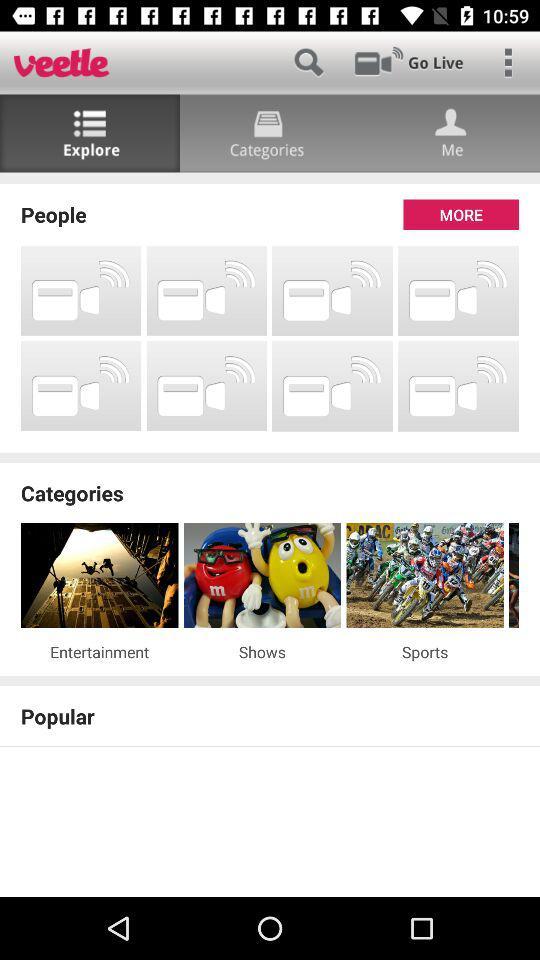  I want to click on app next to the entertainment, so click(262, 650).